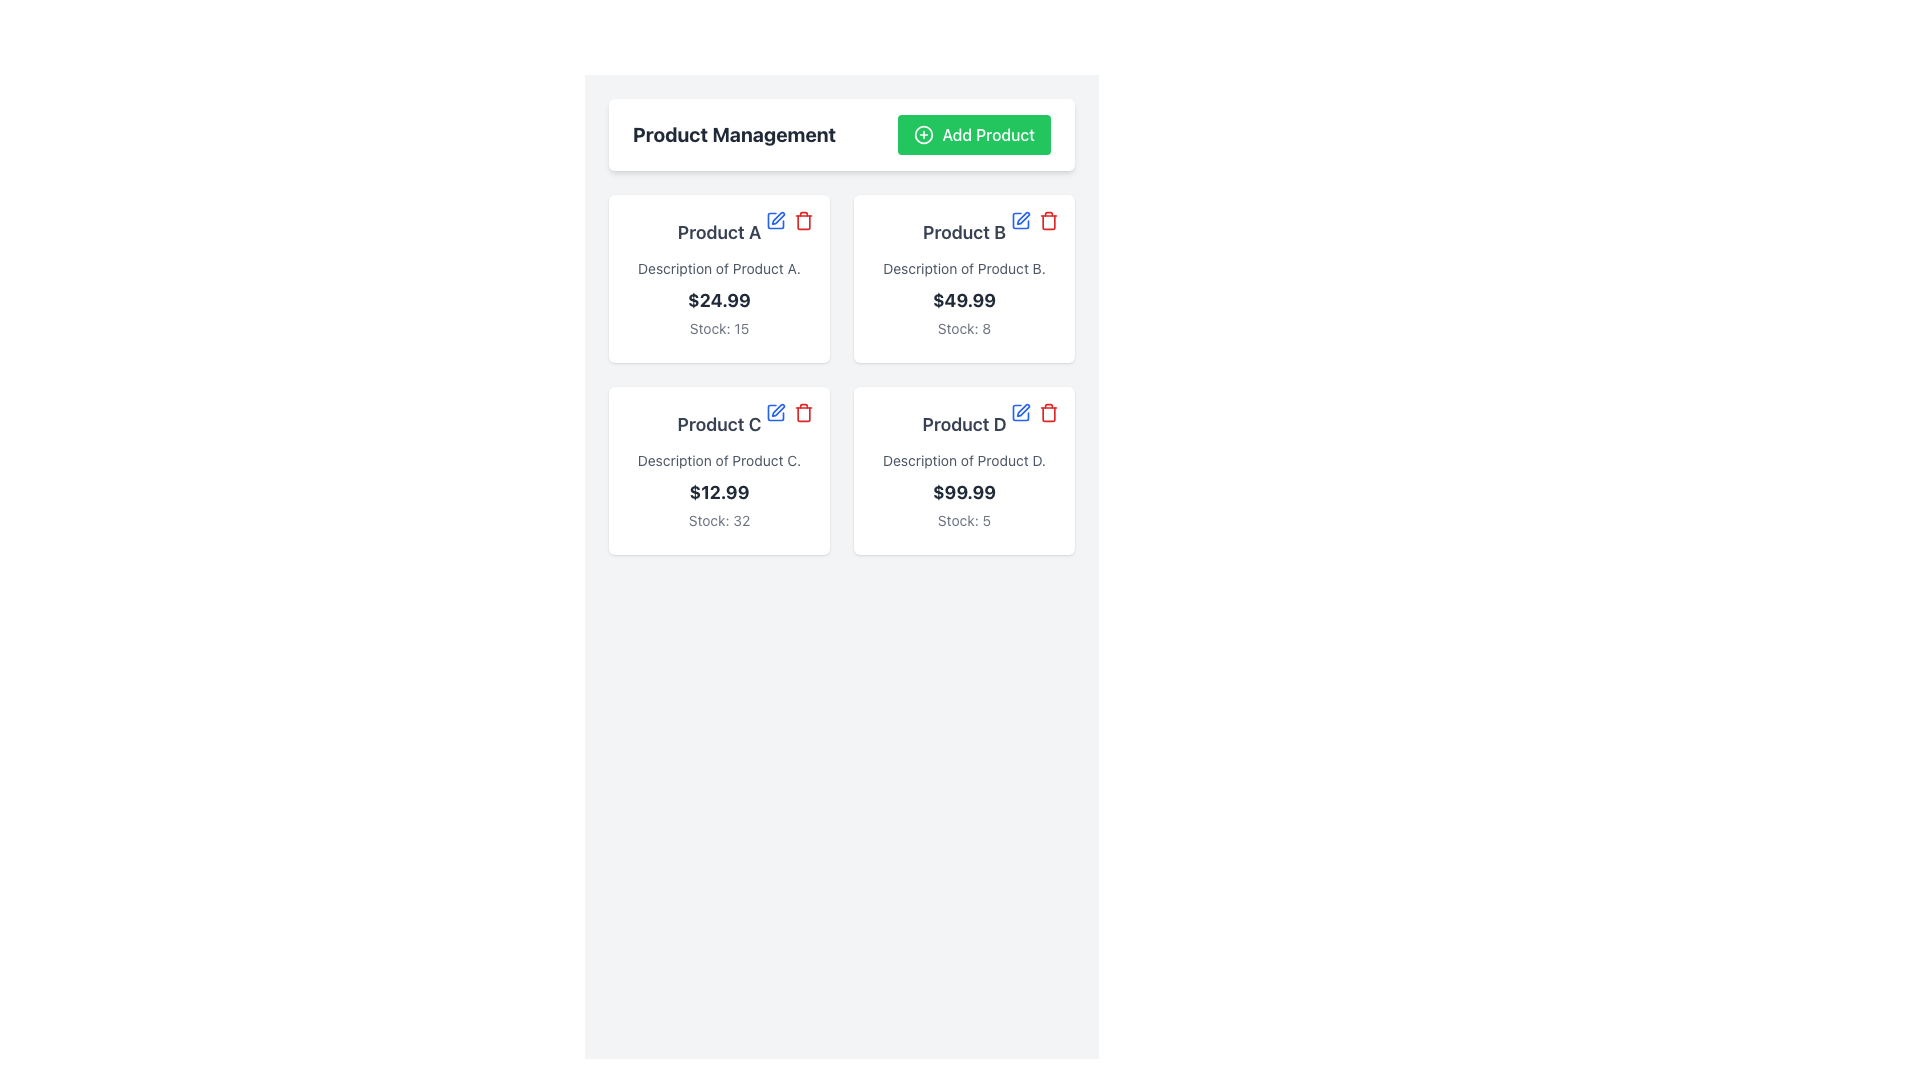 The width and height of the screenshot is (1920, 1080). I want to click on the edit icon button for 'Product C', so click(777, 409).